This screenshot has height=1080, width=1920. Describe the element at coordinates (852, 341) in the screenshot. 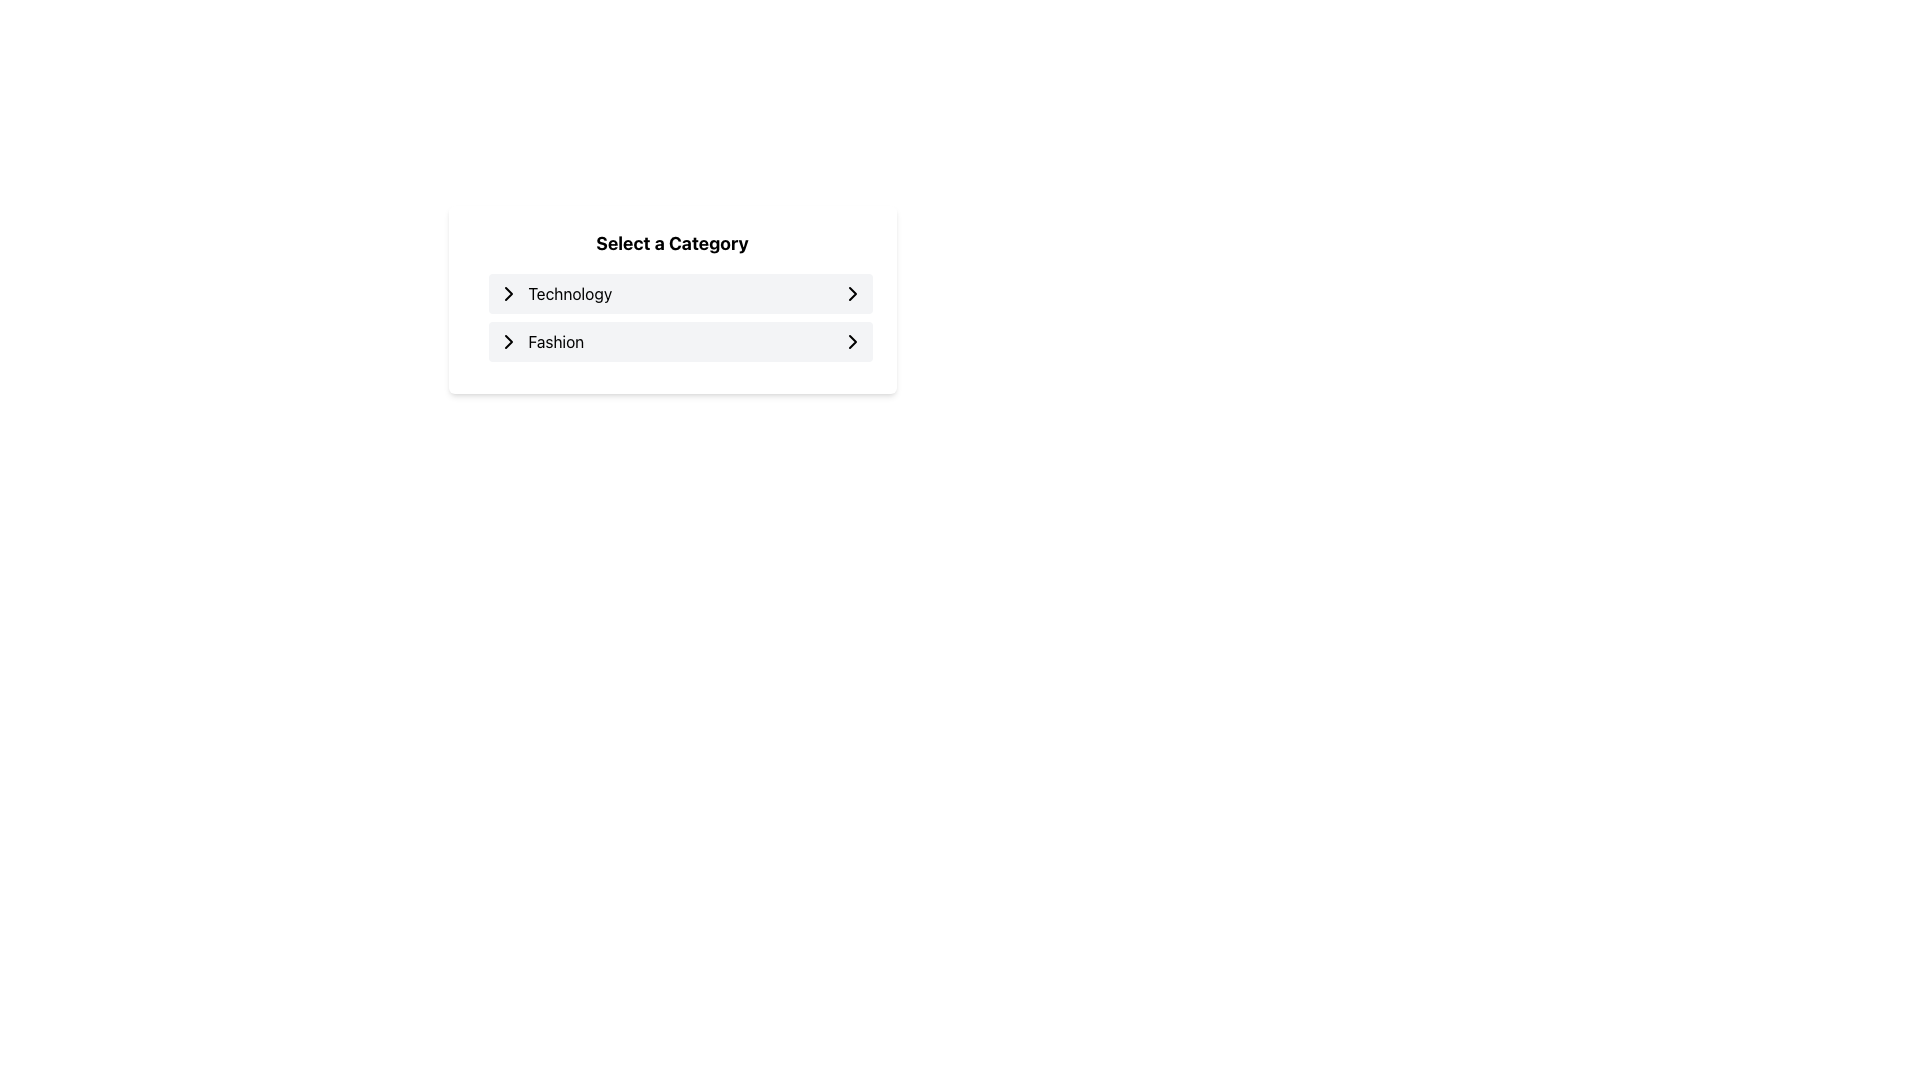

I see `the Chevron or Right Arrow icon next to the 'Fashion' category label` at that location.